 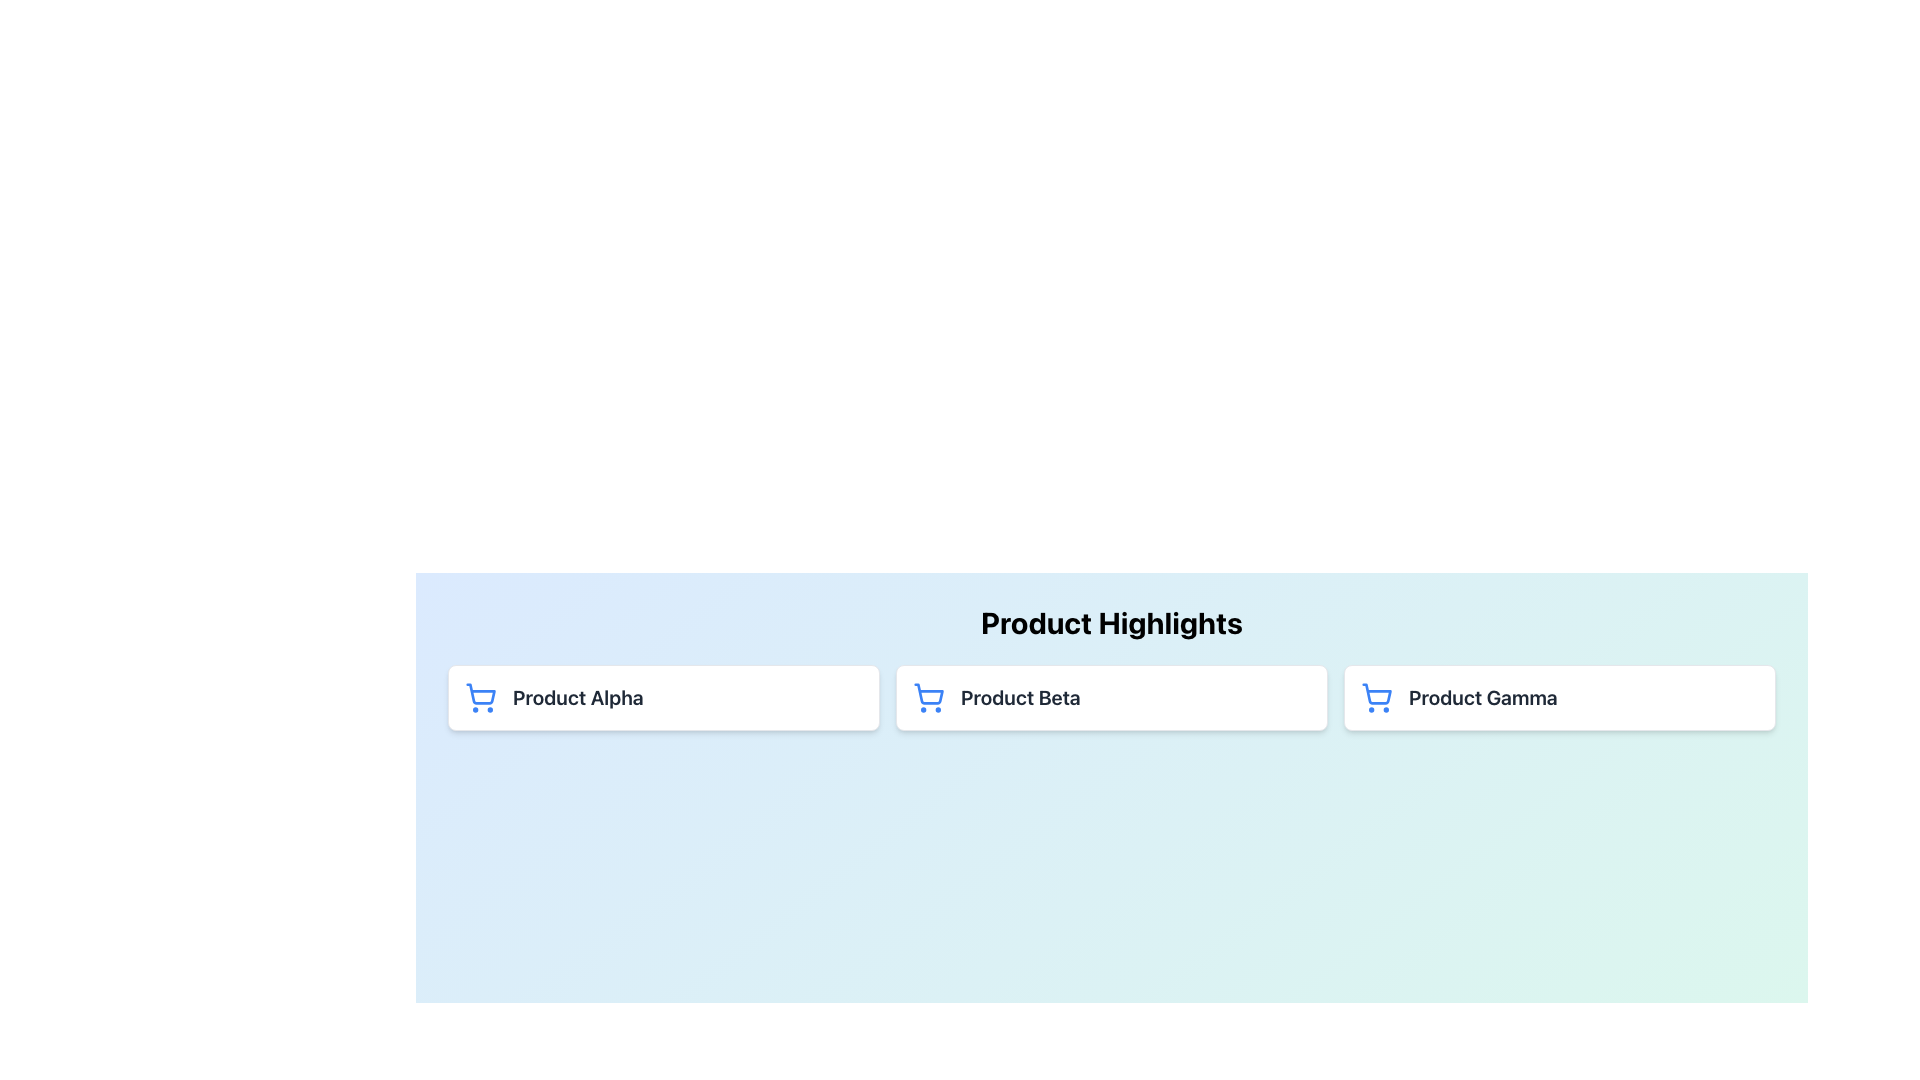 I want to click on the text label for 'Product Alpha' which is positioned within the first card under the 'Product Highlights' section, to the right of the shopping cart icon, so click(x=577, y=697).